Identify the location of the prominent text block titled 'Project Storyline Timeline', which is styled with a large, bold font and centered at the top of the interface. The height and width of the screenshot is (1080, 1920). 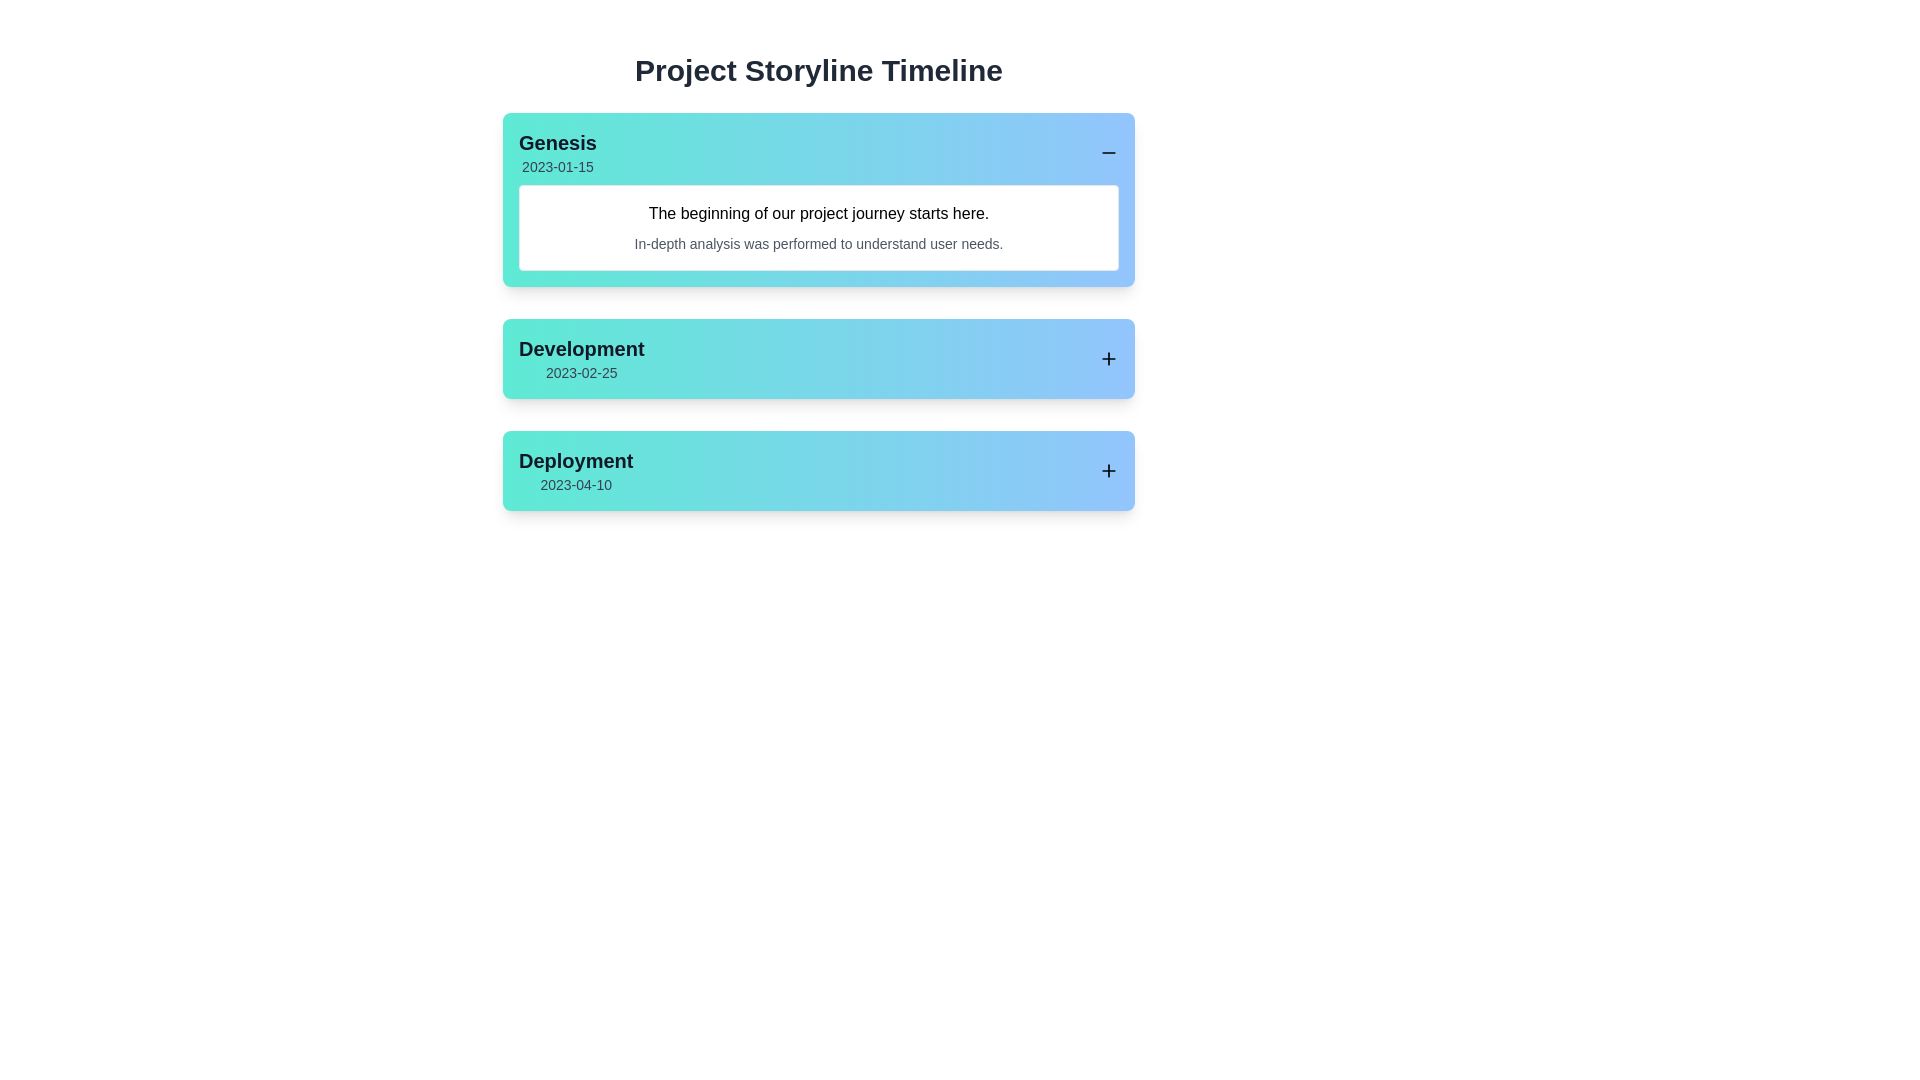
(819, 69).